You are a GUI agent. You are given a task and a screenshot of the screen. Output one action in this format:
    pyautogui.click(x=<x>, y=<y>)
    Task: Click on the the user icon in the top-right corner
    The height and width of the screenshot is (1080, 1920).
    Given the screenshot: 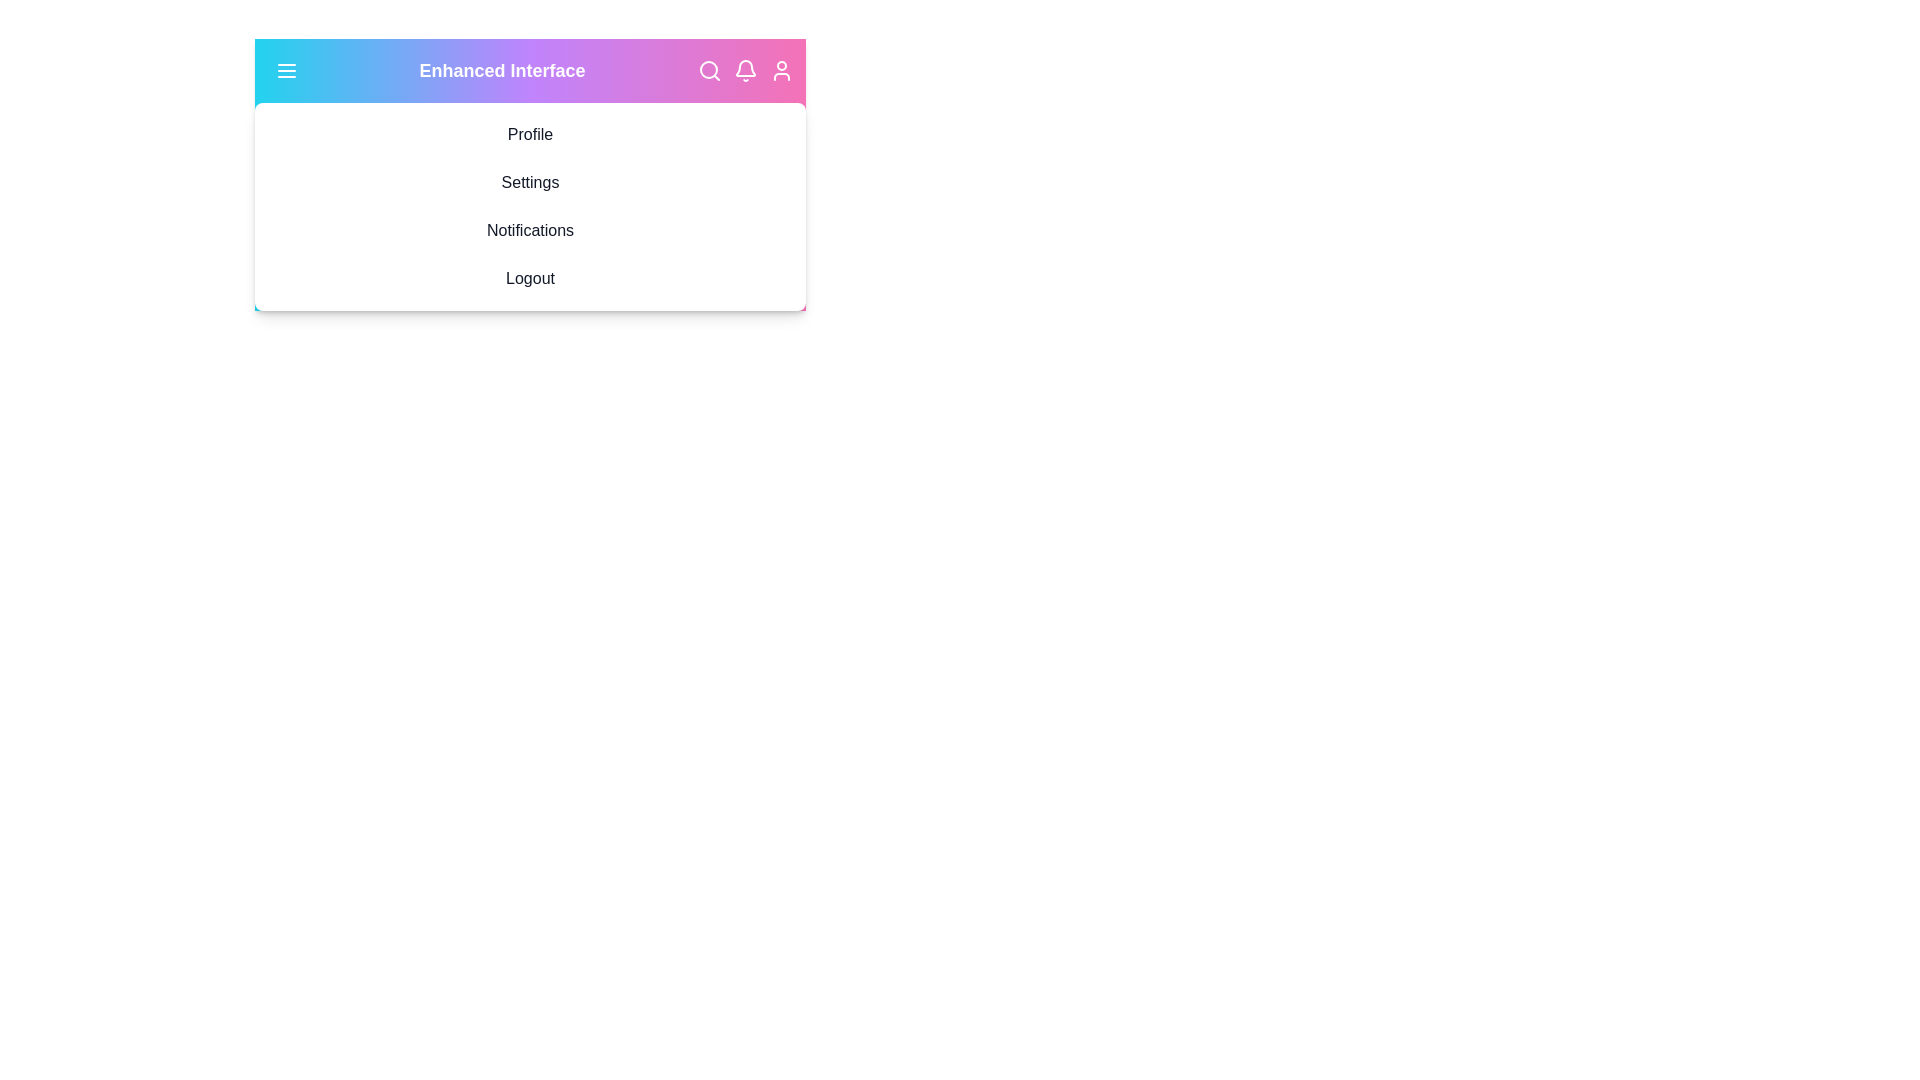 What is the action you would take?
    pyautogui.click(x=781, y=69)
    